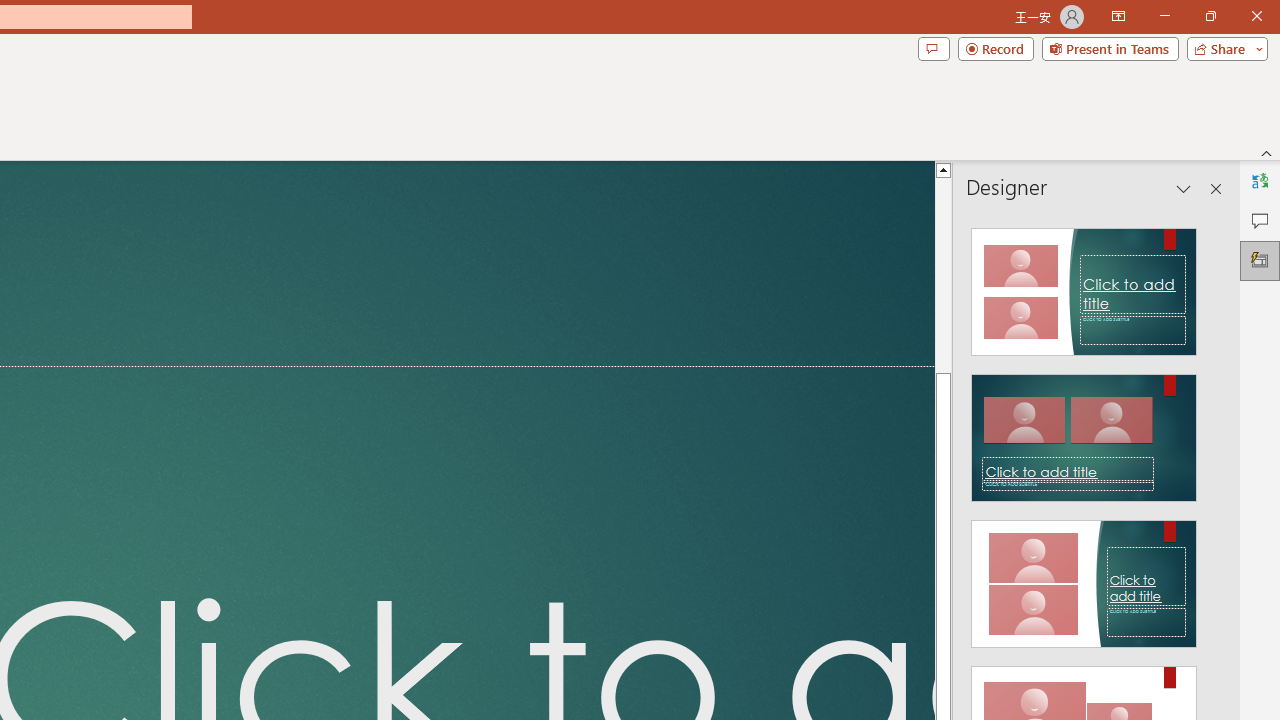 Image resolution: width=1280 pixels, height=720 pixels. What do you see at coordinates (1215, 189) in the screenshot?
I see `'Close pane'` at bounding box center [1215, 189].